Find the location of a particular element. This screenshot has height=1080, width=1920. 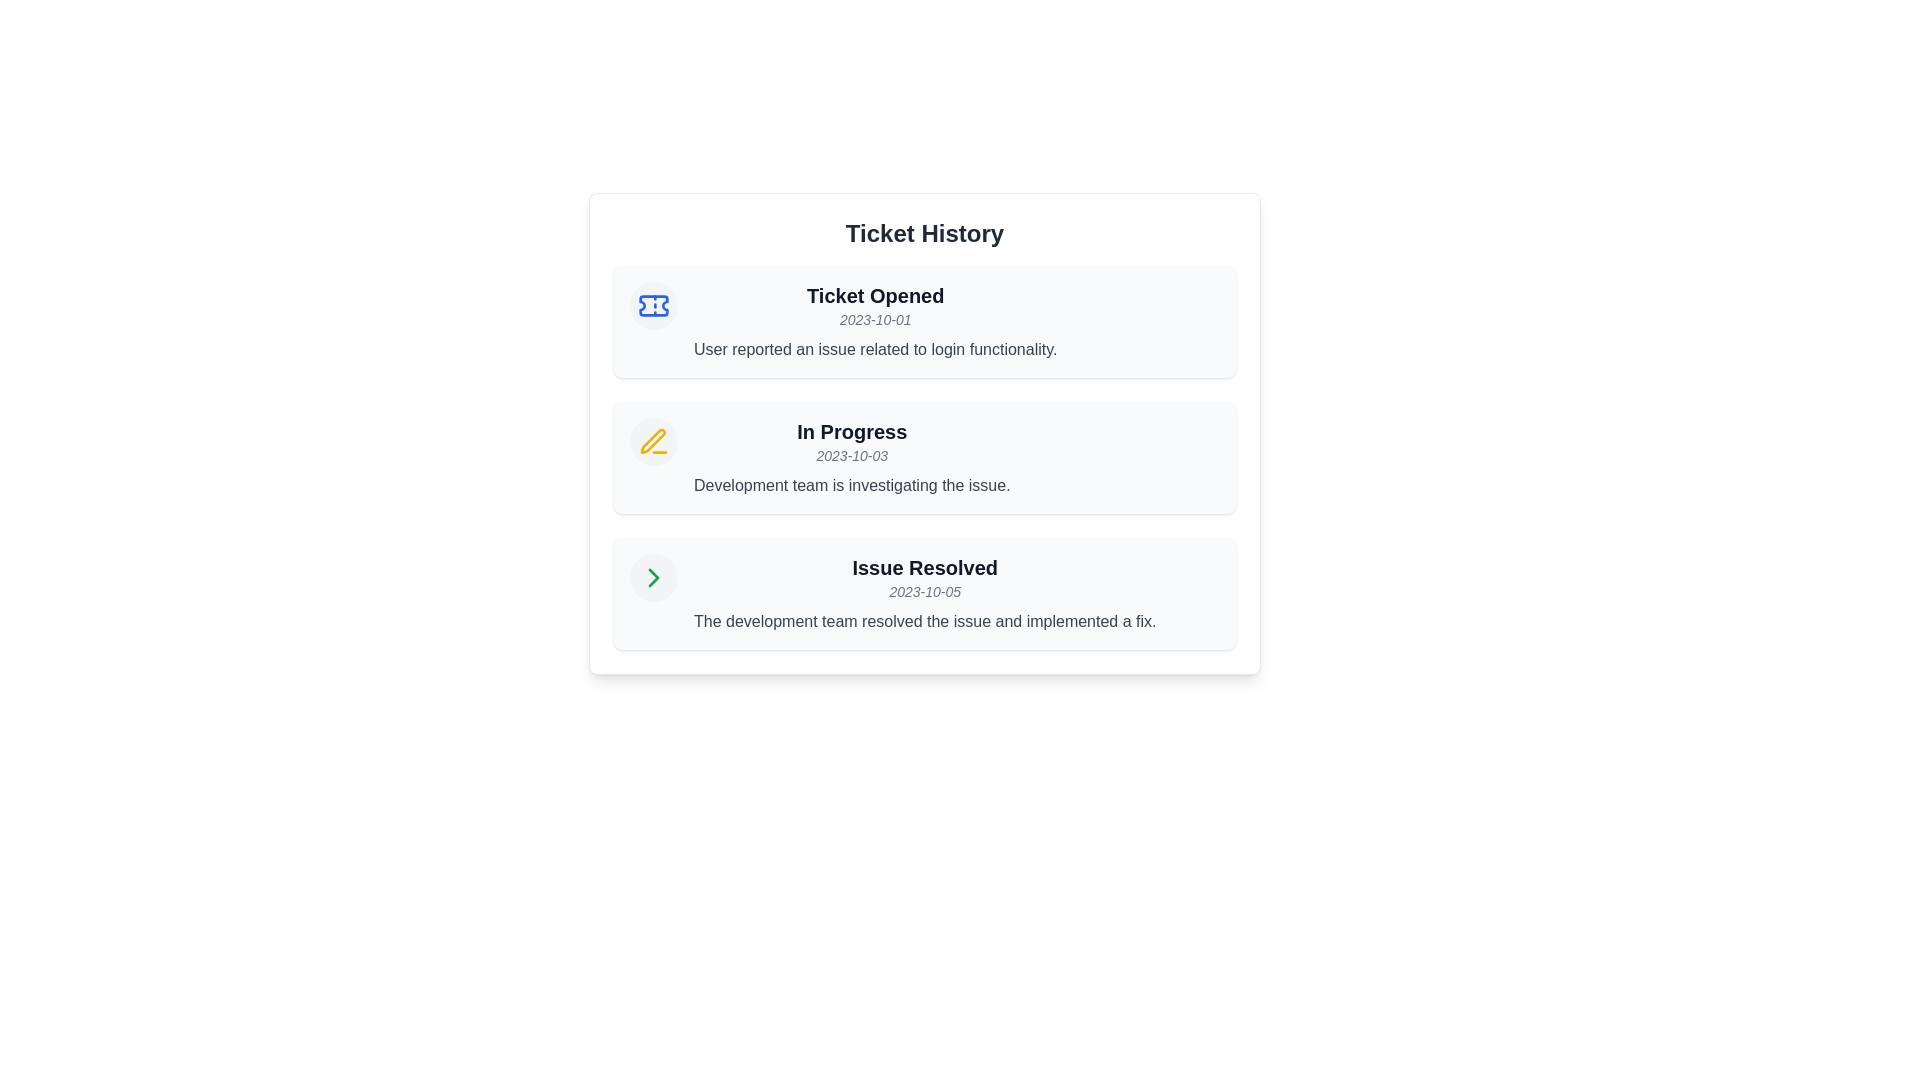

the Informational Card that provides details about an issue's resolution, which is the third item in a vertically stacked list of similar cards is located at coordinates (924, 593).